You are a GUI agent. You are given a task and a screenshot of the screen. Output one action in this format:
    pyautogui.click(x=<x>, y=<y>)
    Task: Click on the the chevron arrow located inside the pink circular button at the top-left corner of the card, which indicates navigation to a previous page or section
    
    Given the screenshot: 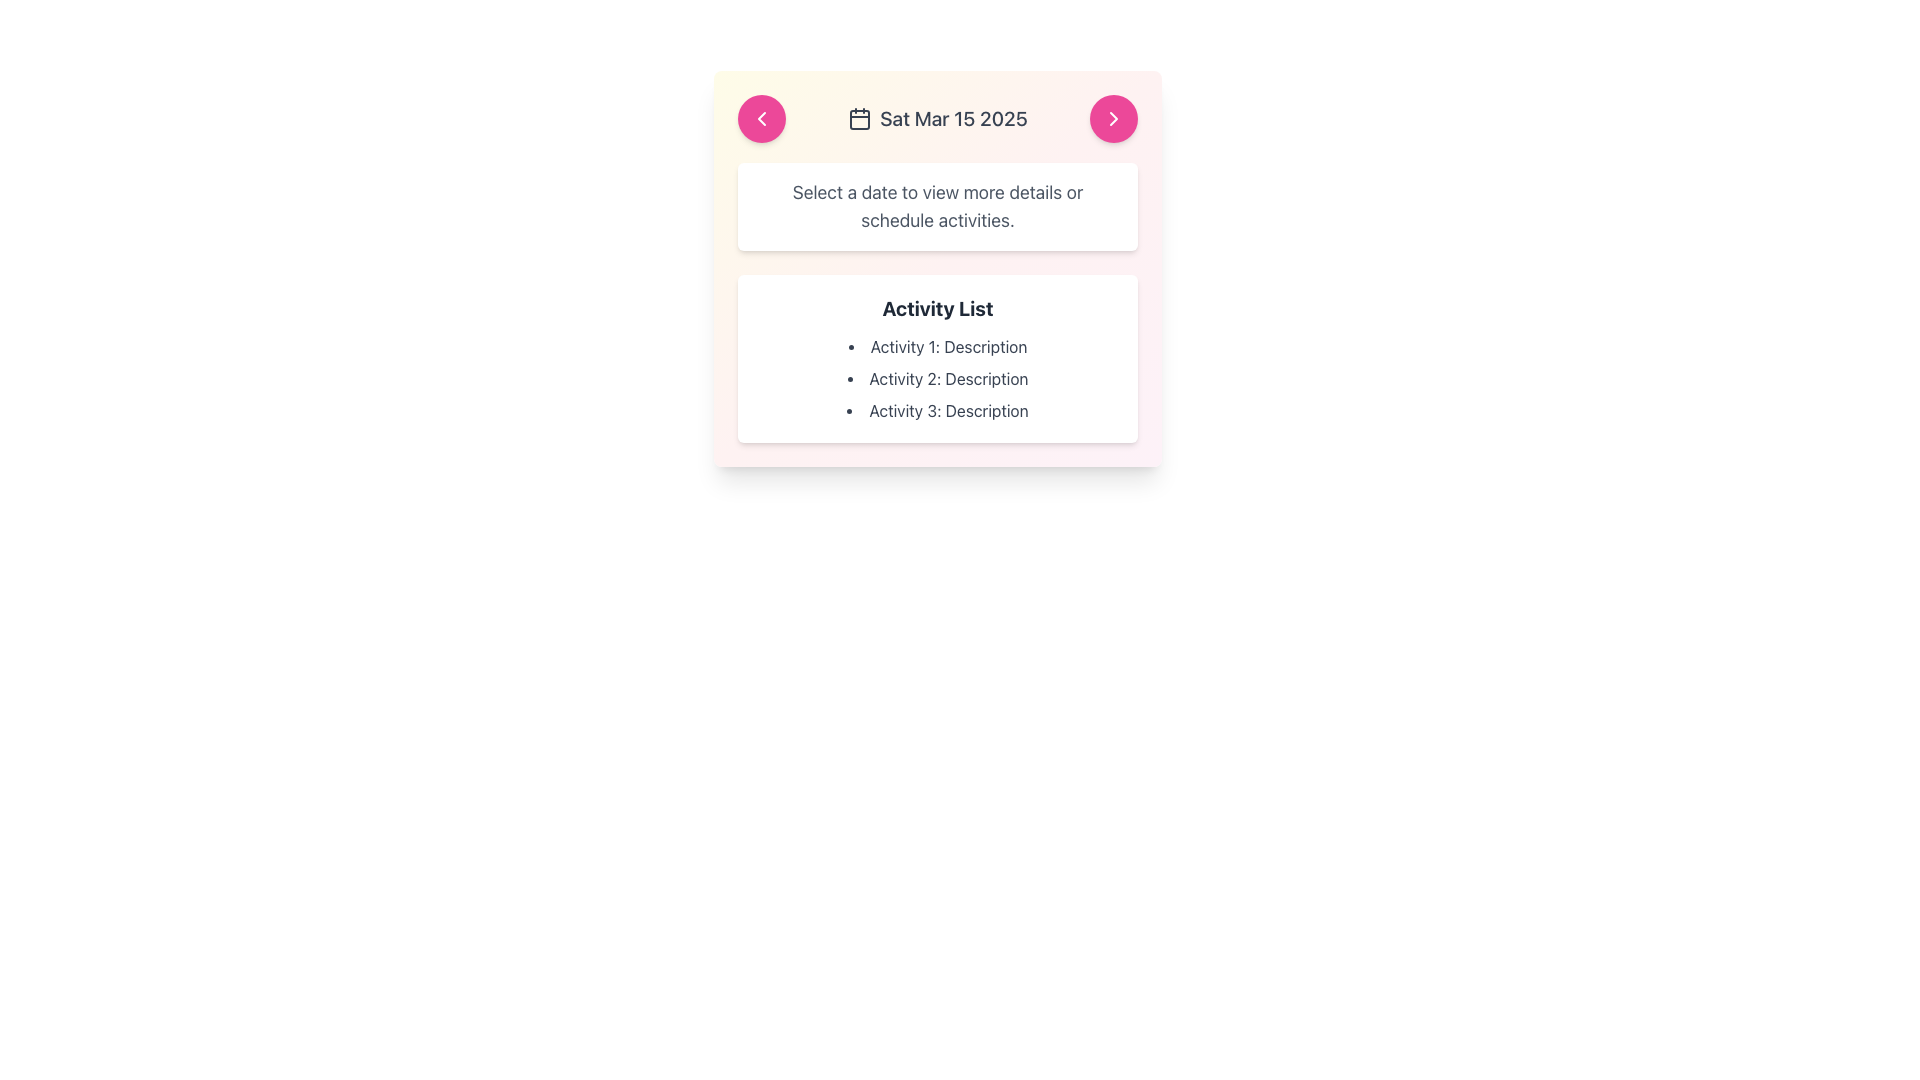 What is the action you would take?
    pyautogui.click(x=761, y=119)
    